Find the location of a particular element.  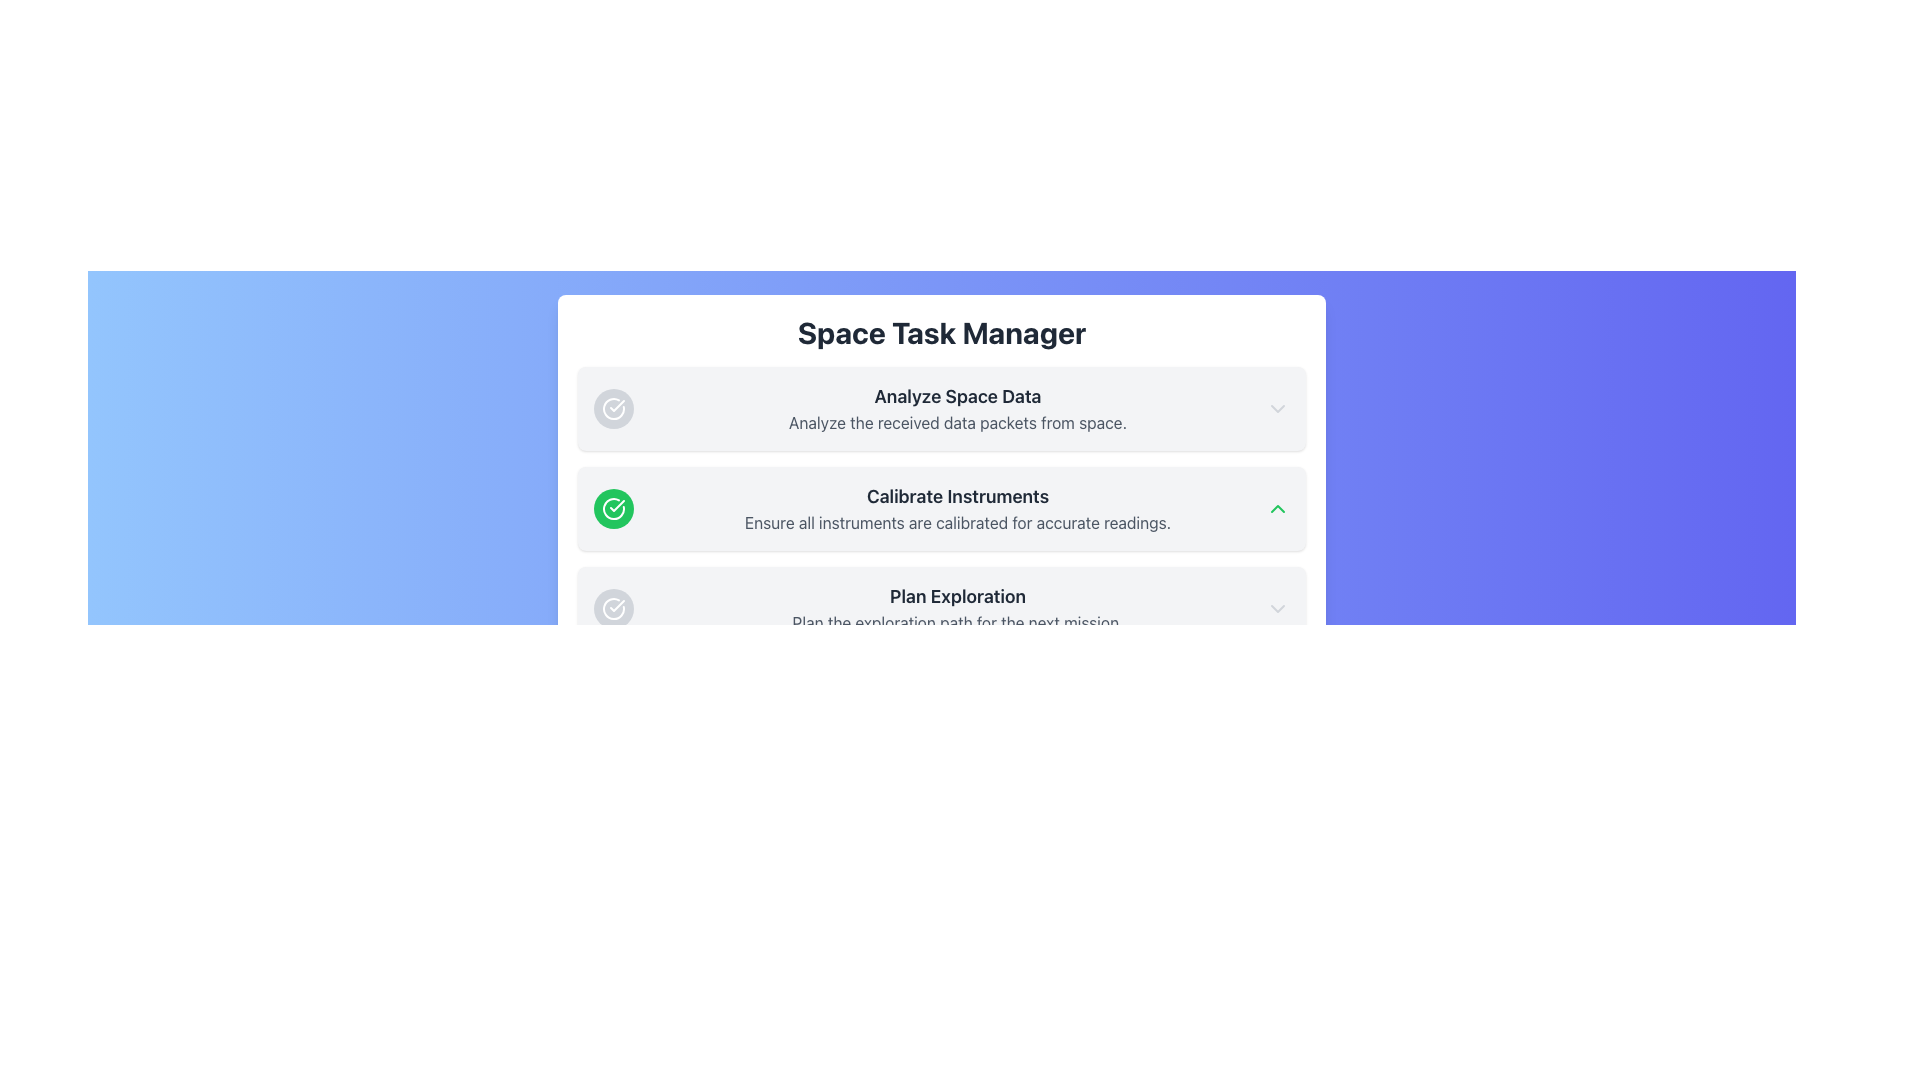

the completed status checkmark icon located to the left of the list item 'Calibrate Instruments' within the green circular icon is located at coordinates (616, 504).